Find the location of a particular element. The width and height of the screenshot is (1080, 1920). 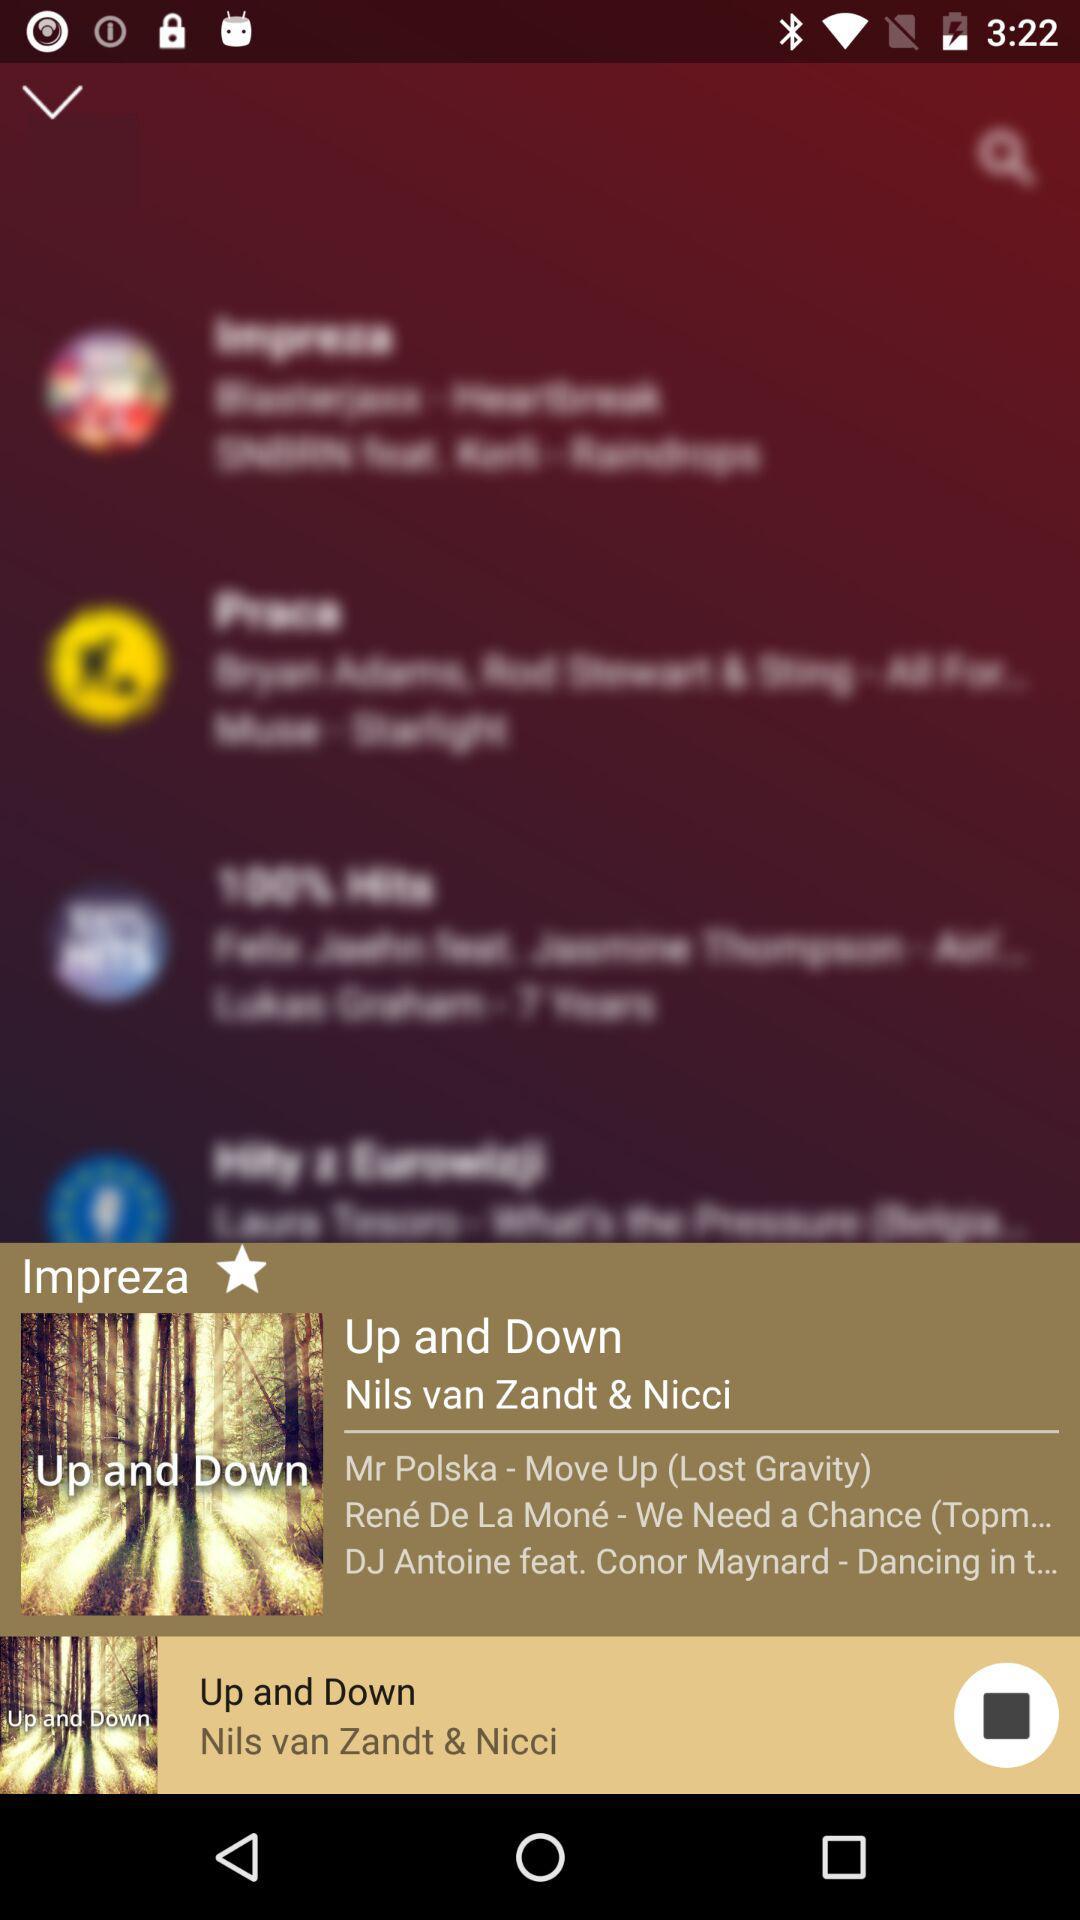

expand option is located at coordinates (51, 101).